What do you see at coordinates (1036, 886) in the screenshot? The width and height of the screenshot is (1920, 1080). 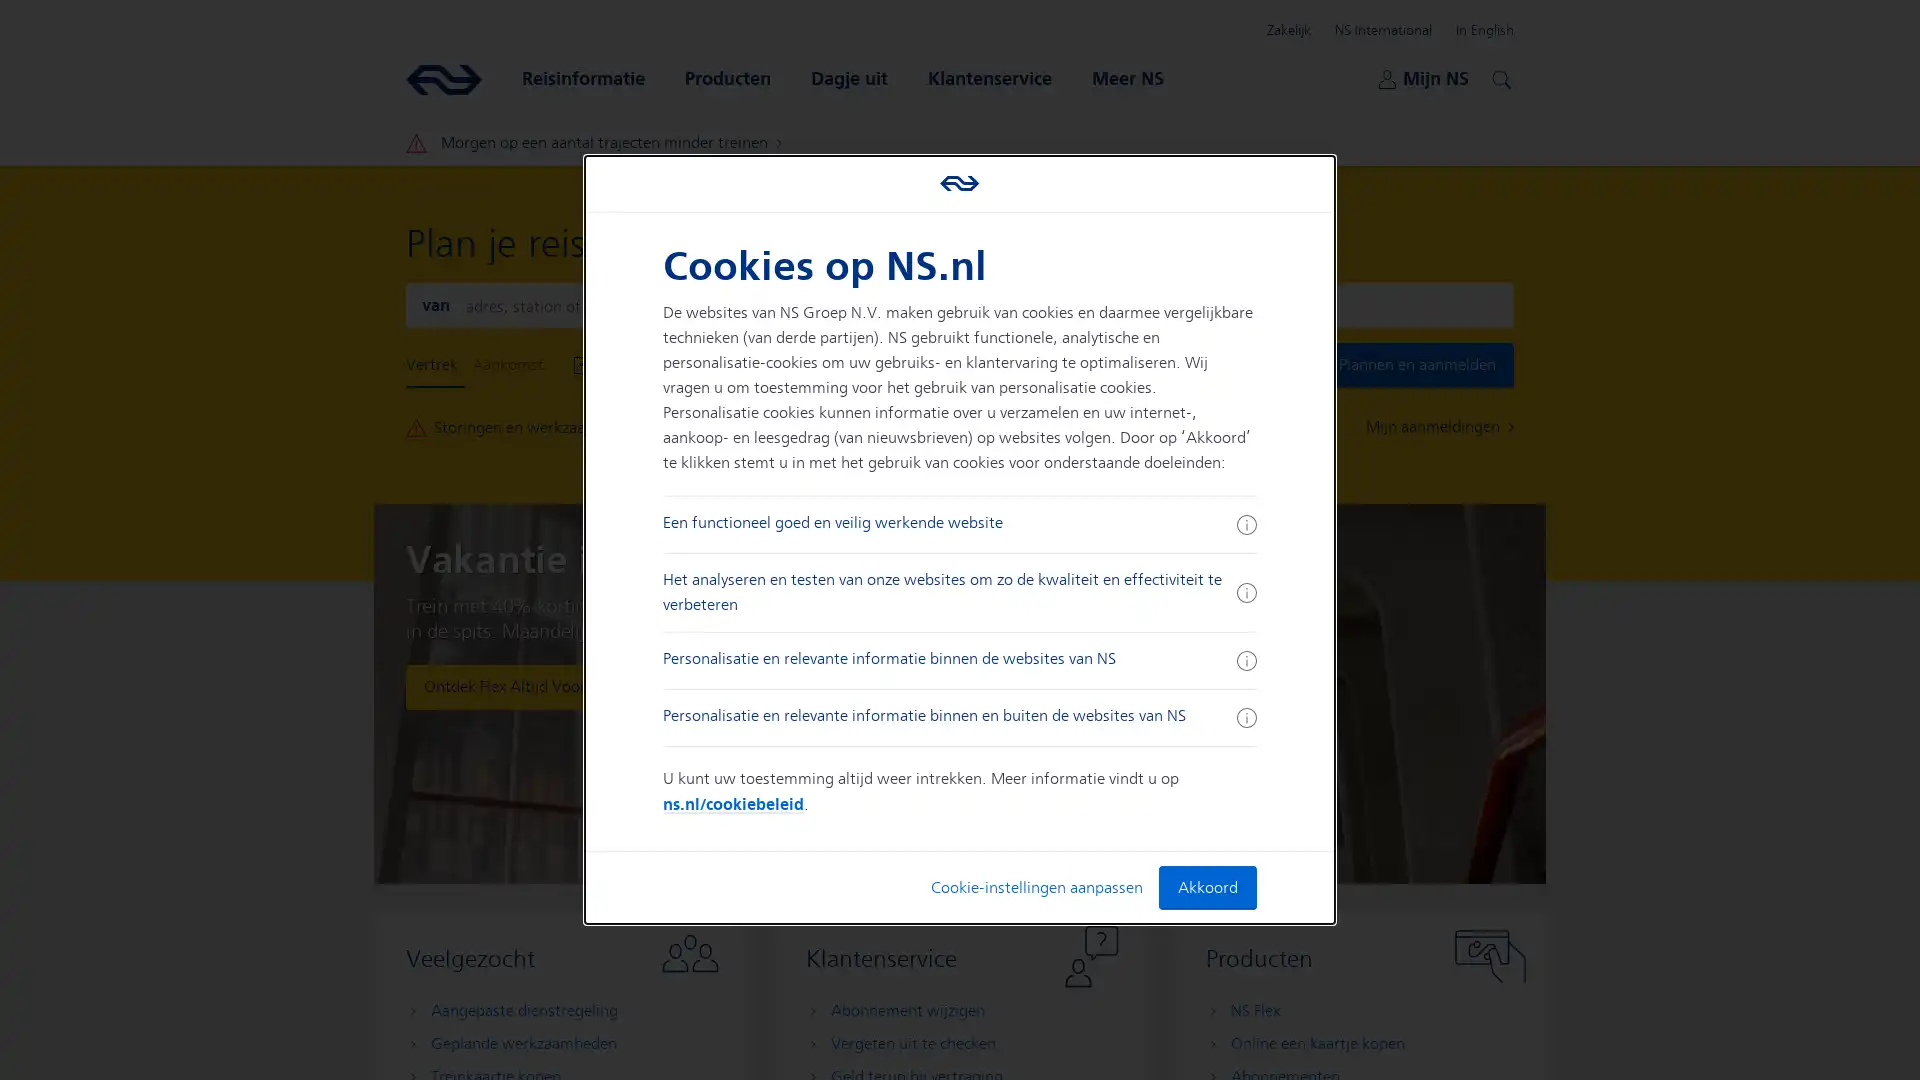 I see `Cookie-instellingen aanpassen` at bounding box center [1036, 886].